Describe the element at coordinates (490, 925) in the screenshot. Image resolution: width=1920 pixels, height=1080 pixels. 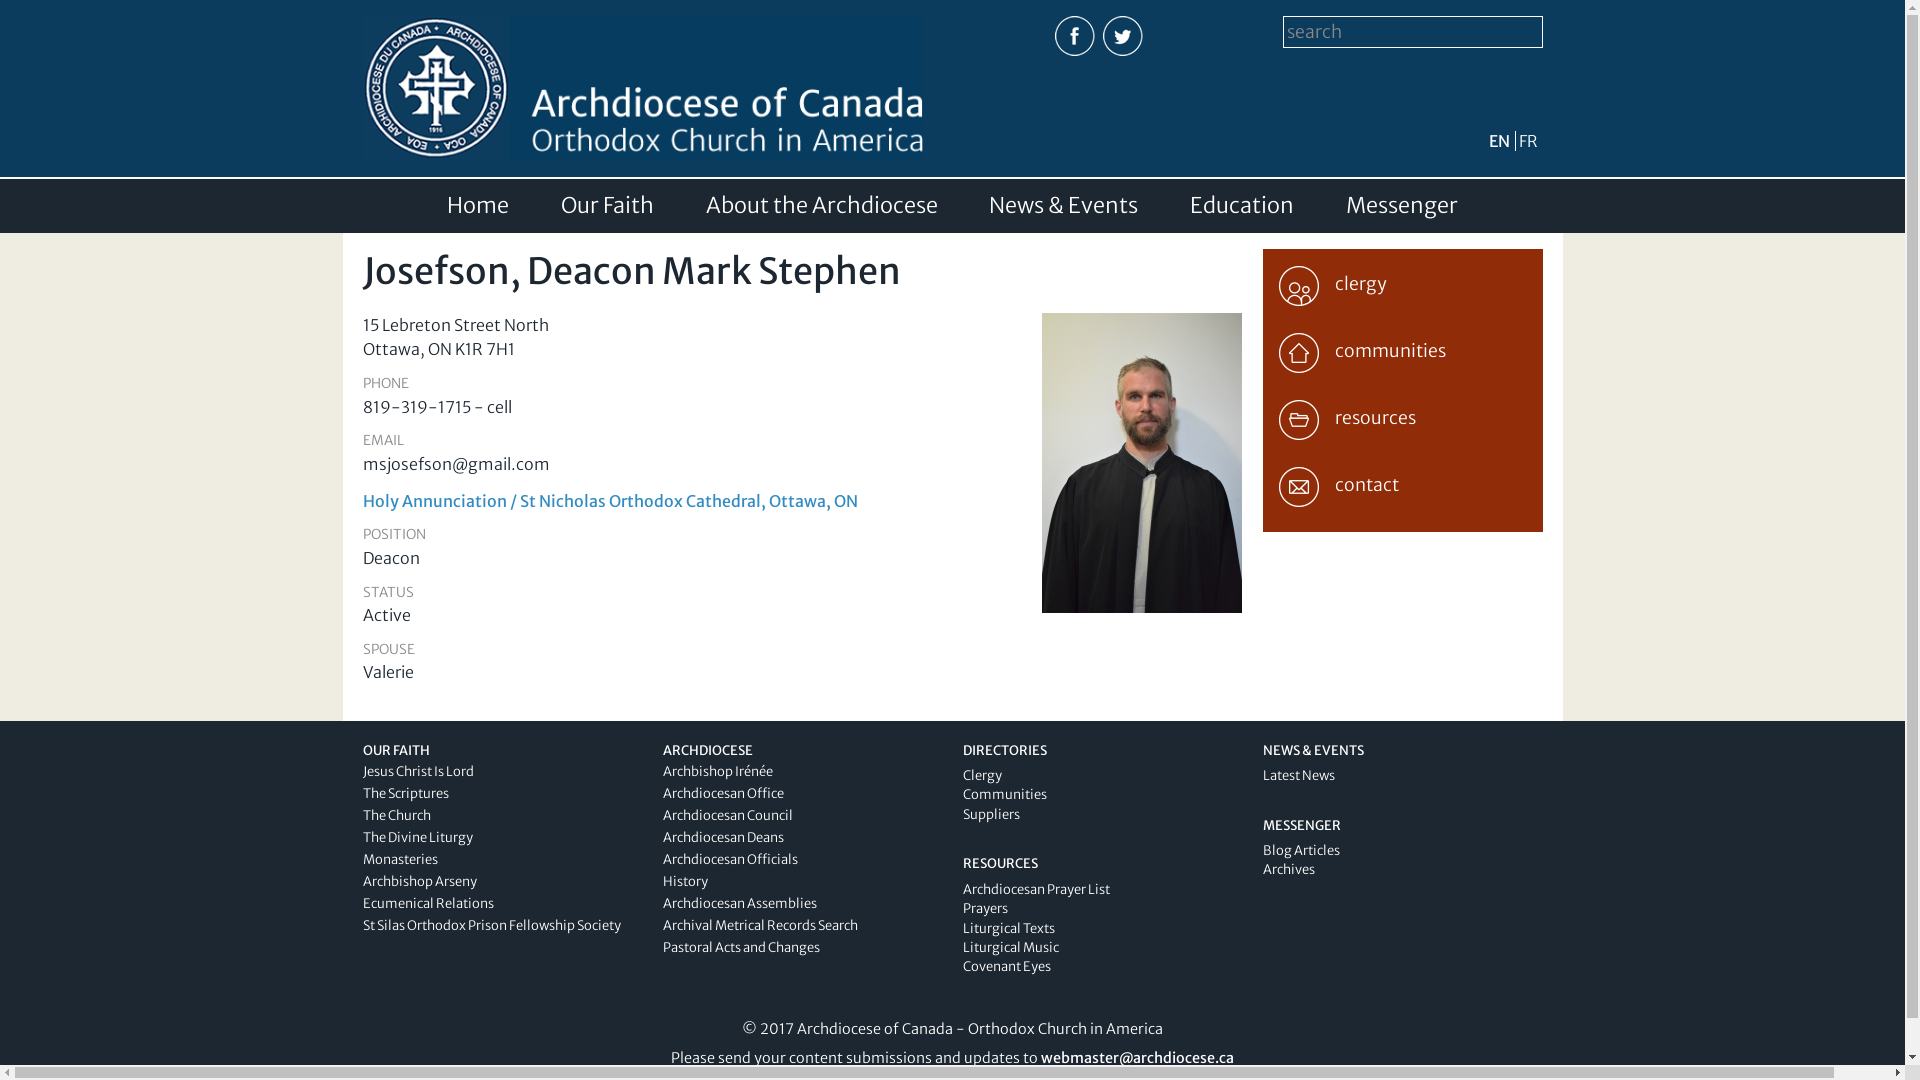
I see `'St Silas Orthodox Prison Fellowship Society'` at that location.